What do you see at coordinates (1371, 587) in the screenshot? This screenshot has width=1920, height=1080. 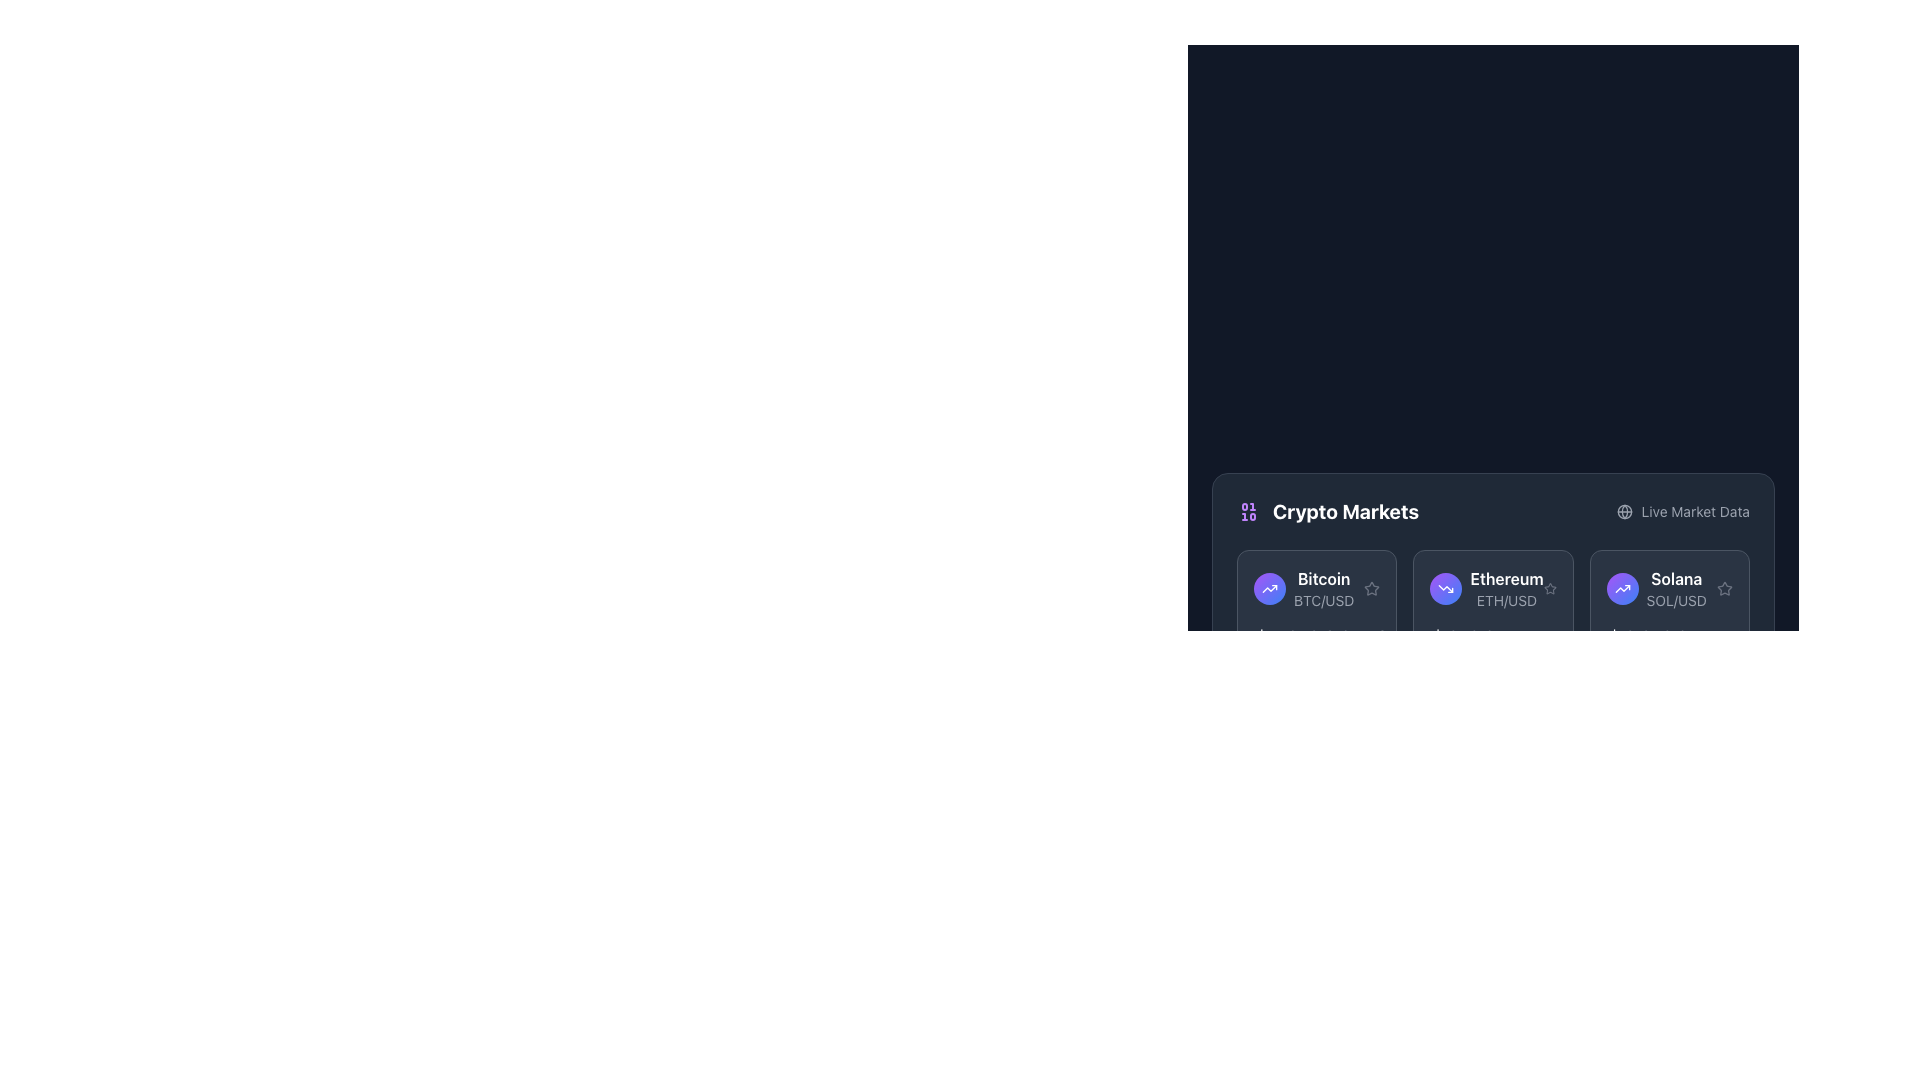 I see `keyboard navigation` at bounding box center [1371, 587].